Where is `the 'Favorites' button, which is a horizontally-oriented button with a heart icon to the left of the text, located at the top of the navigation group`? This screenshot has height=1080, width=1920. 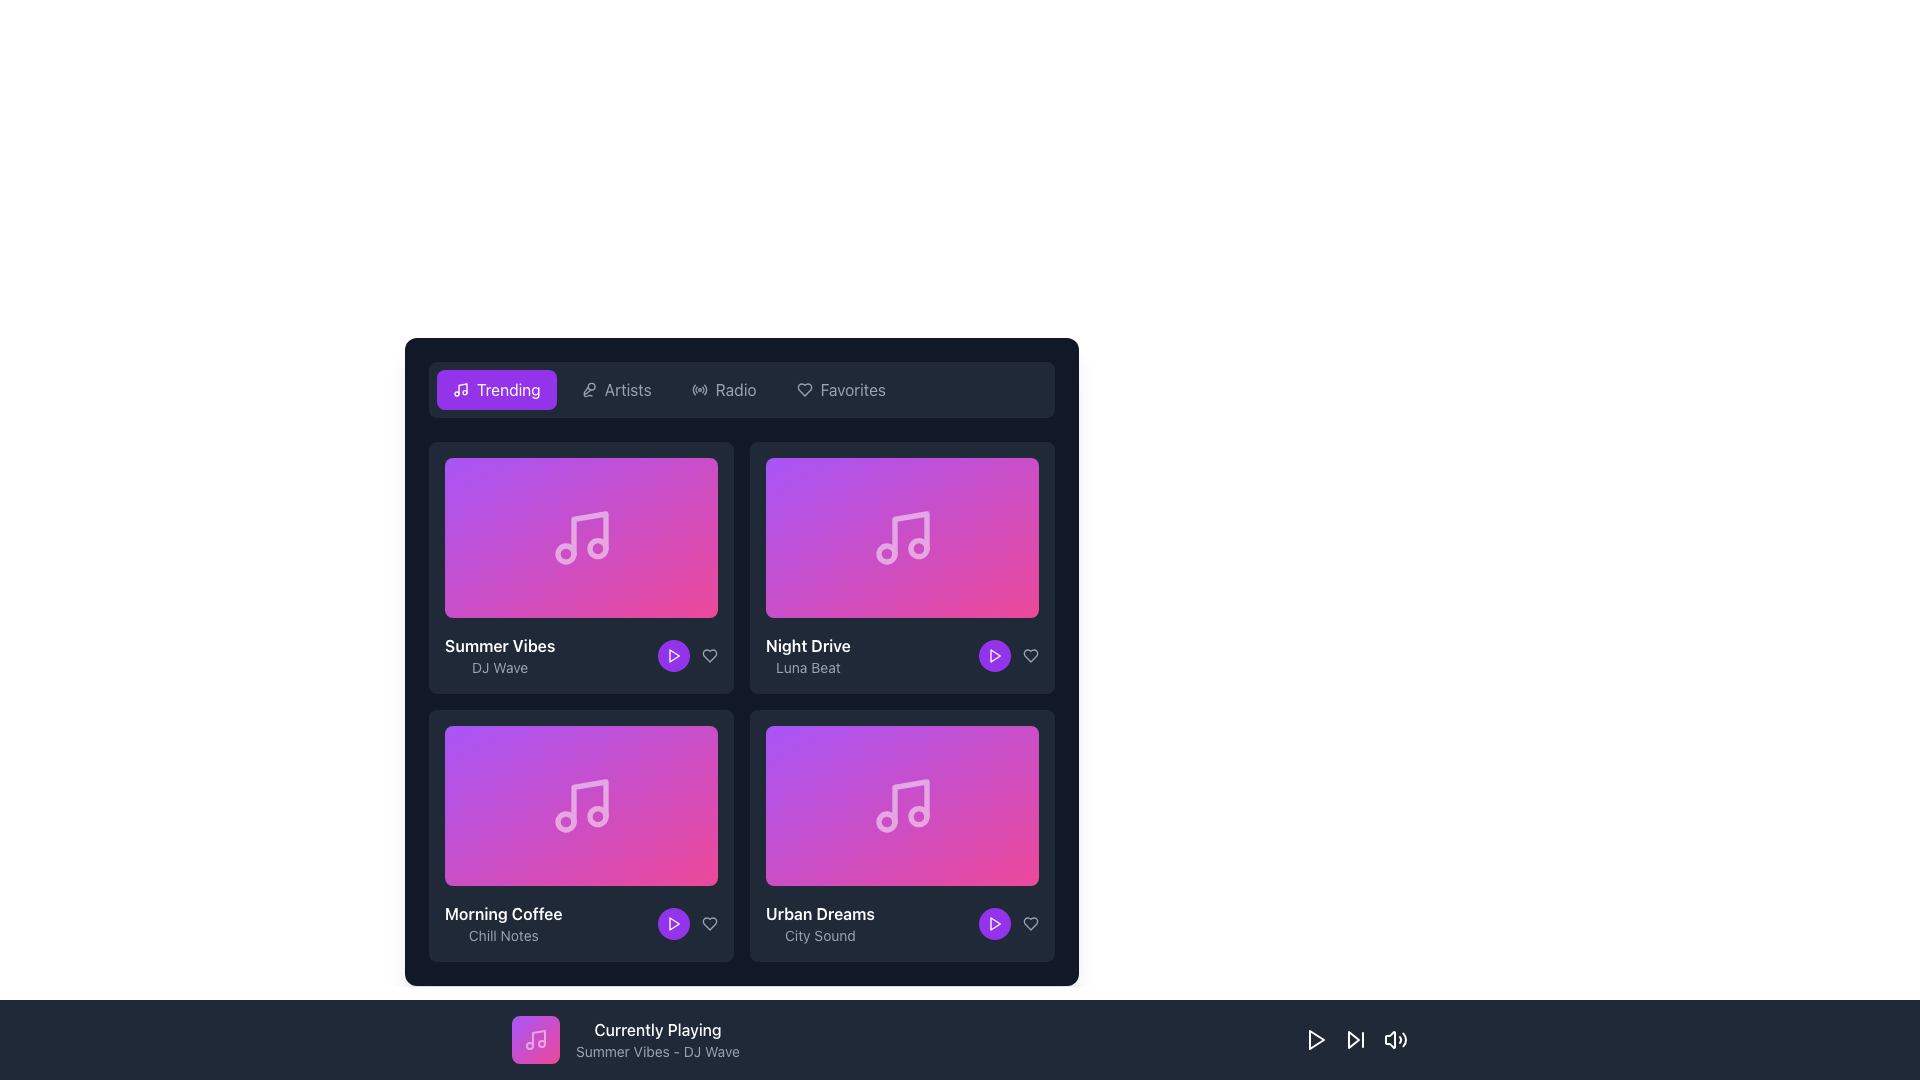
the 'Favorites' button, which is a horizontally-oriented button with a heart icon to the left of the text, located at the top of the navigation group is located at coordinates (840, 389).